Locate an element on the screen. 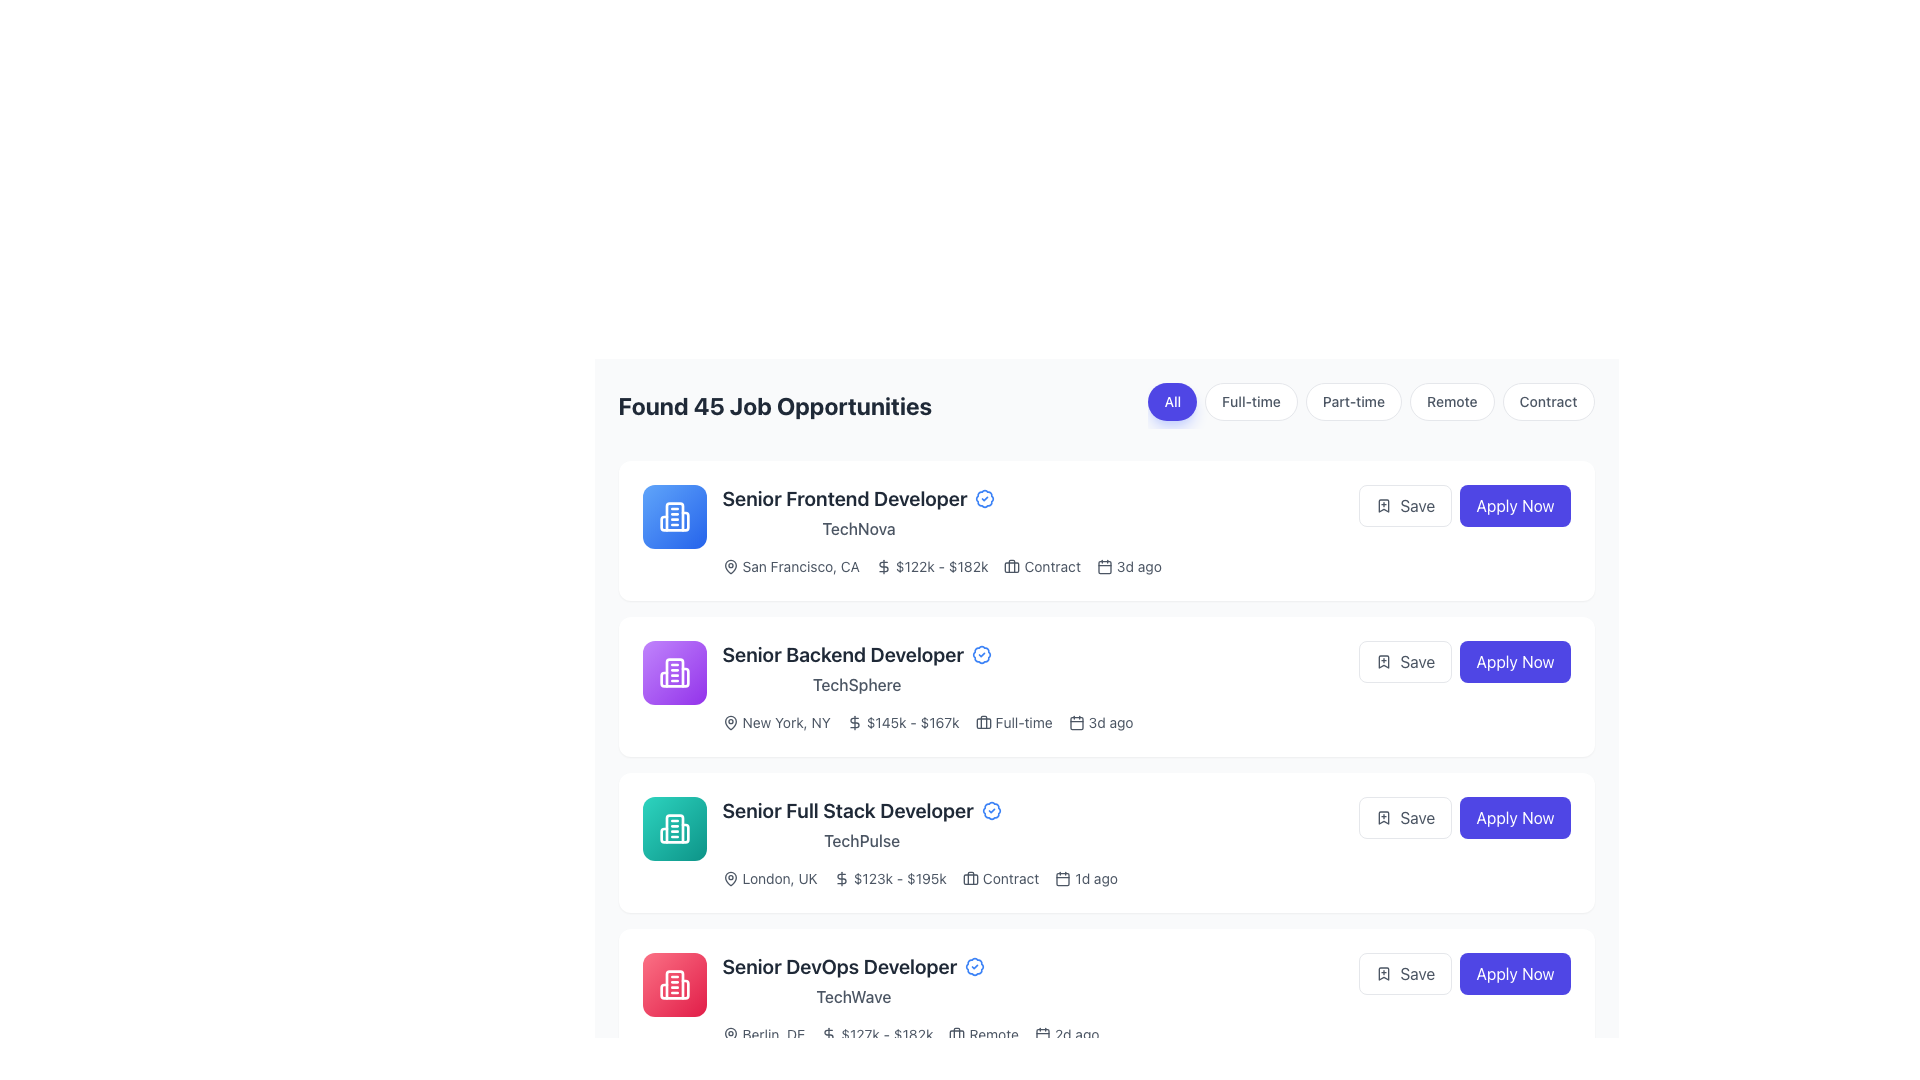 The width and height of the screenshot is (1920, 1080). the decorative vector graphic within the building-like structure icon, which is part of the job entry icon area located centrally within a blue circular background is located at coordinates (674, 515).